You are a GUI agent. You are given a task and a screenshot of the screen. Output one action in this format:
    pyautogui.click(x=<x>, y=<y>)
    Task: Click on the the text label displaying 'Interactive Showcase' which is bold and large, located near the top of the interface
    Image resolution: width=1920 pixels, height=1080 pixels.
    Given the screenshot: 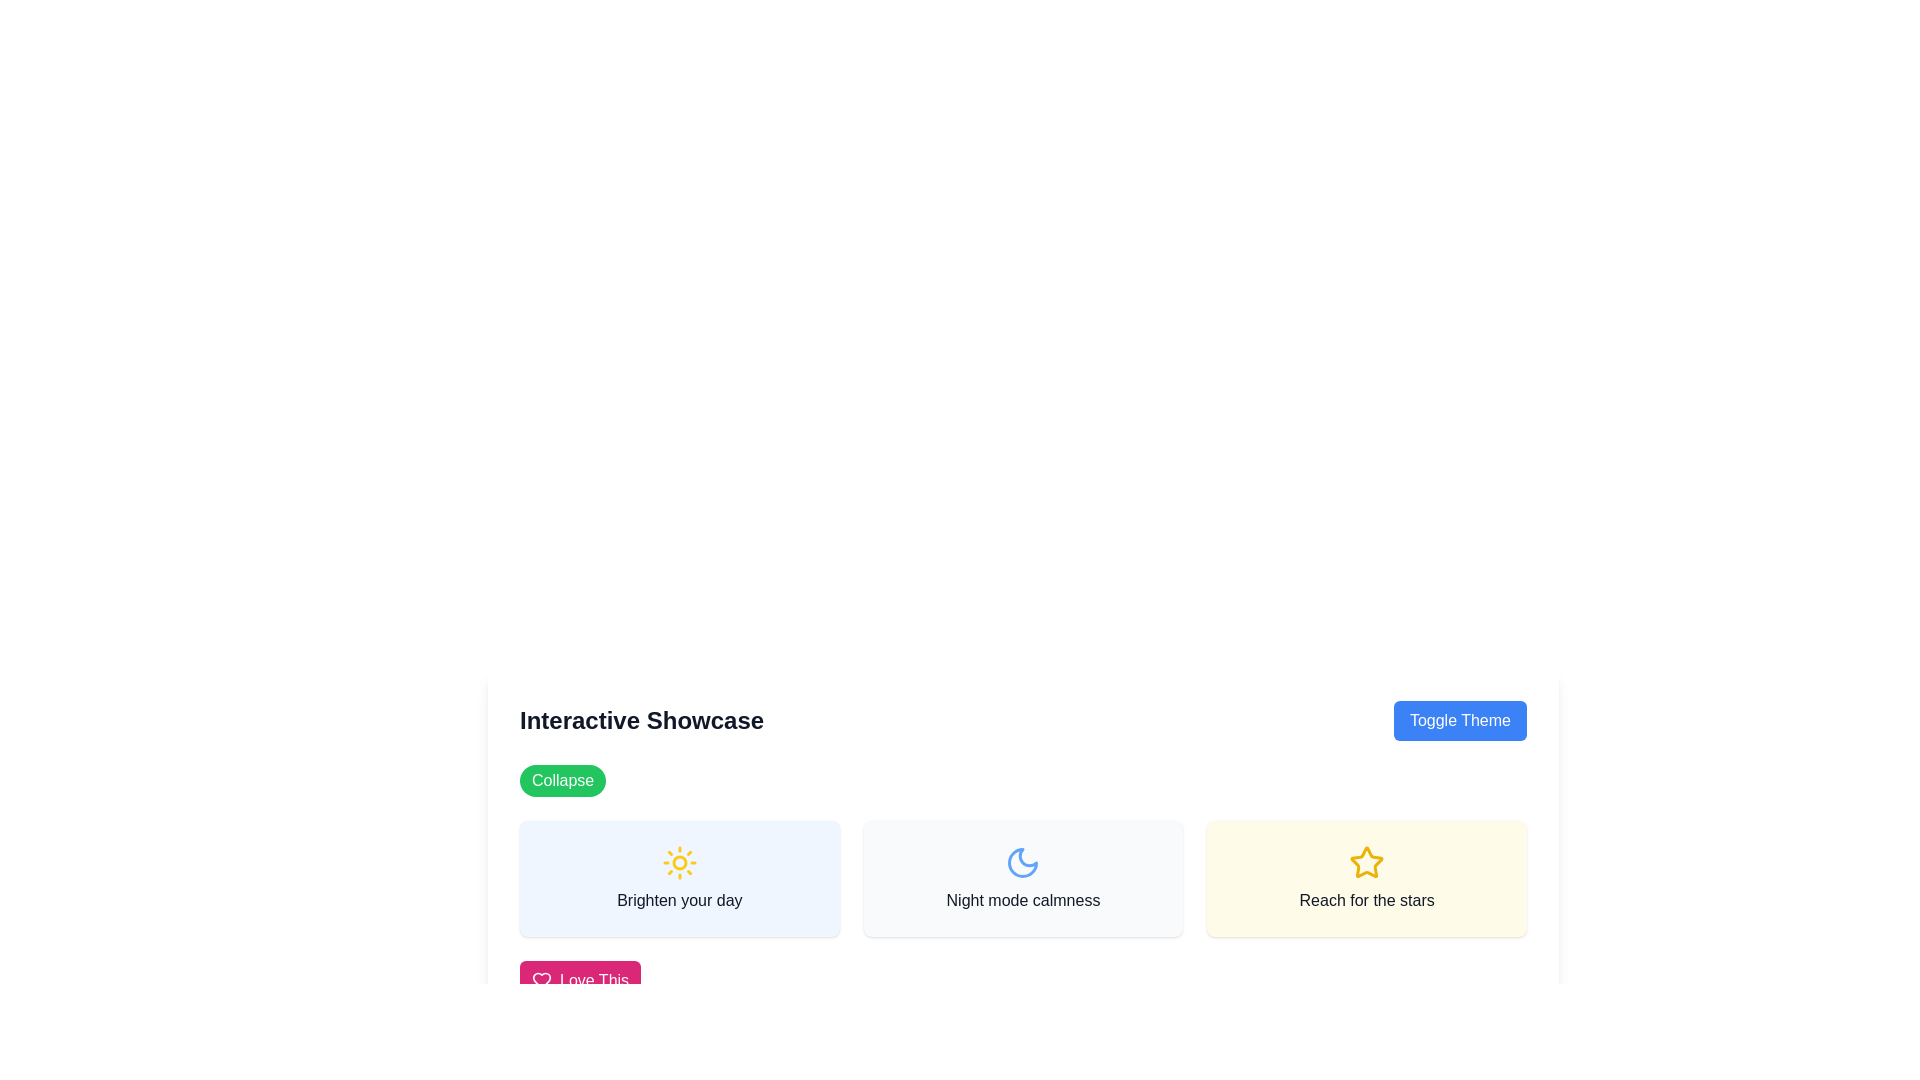 What is the action you would take?
    pyautogui.click(x=642, y=721)
    